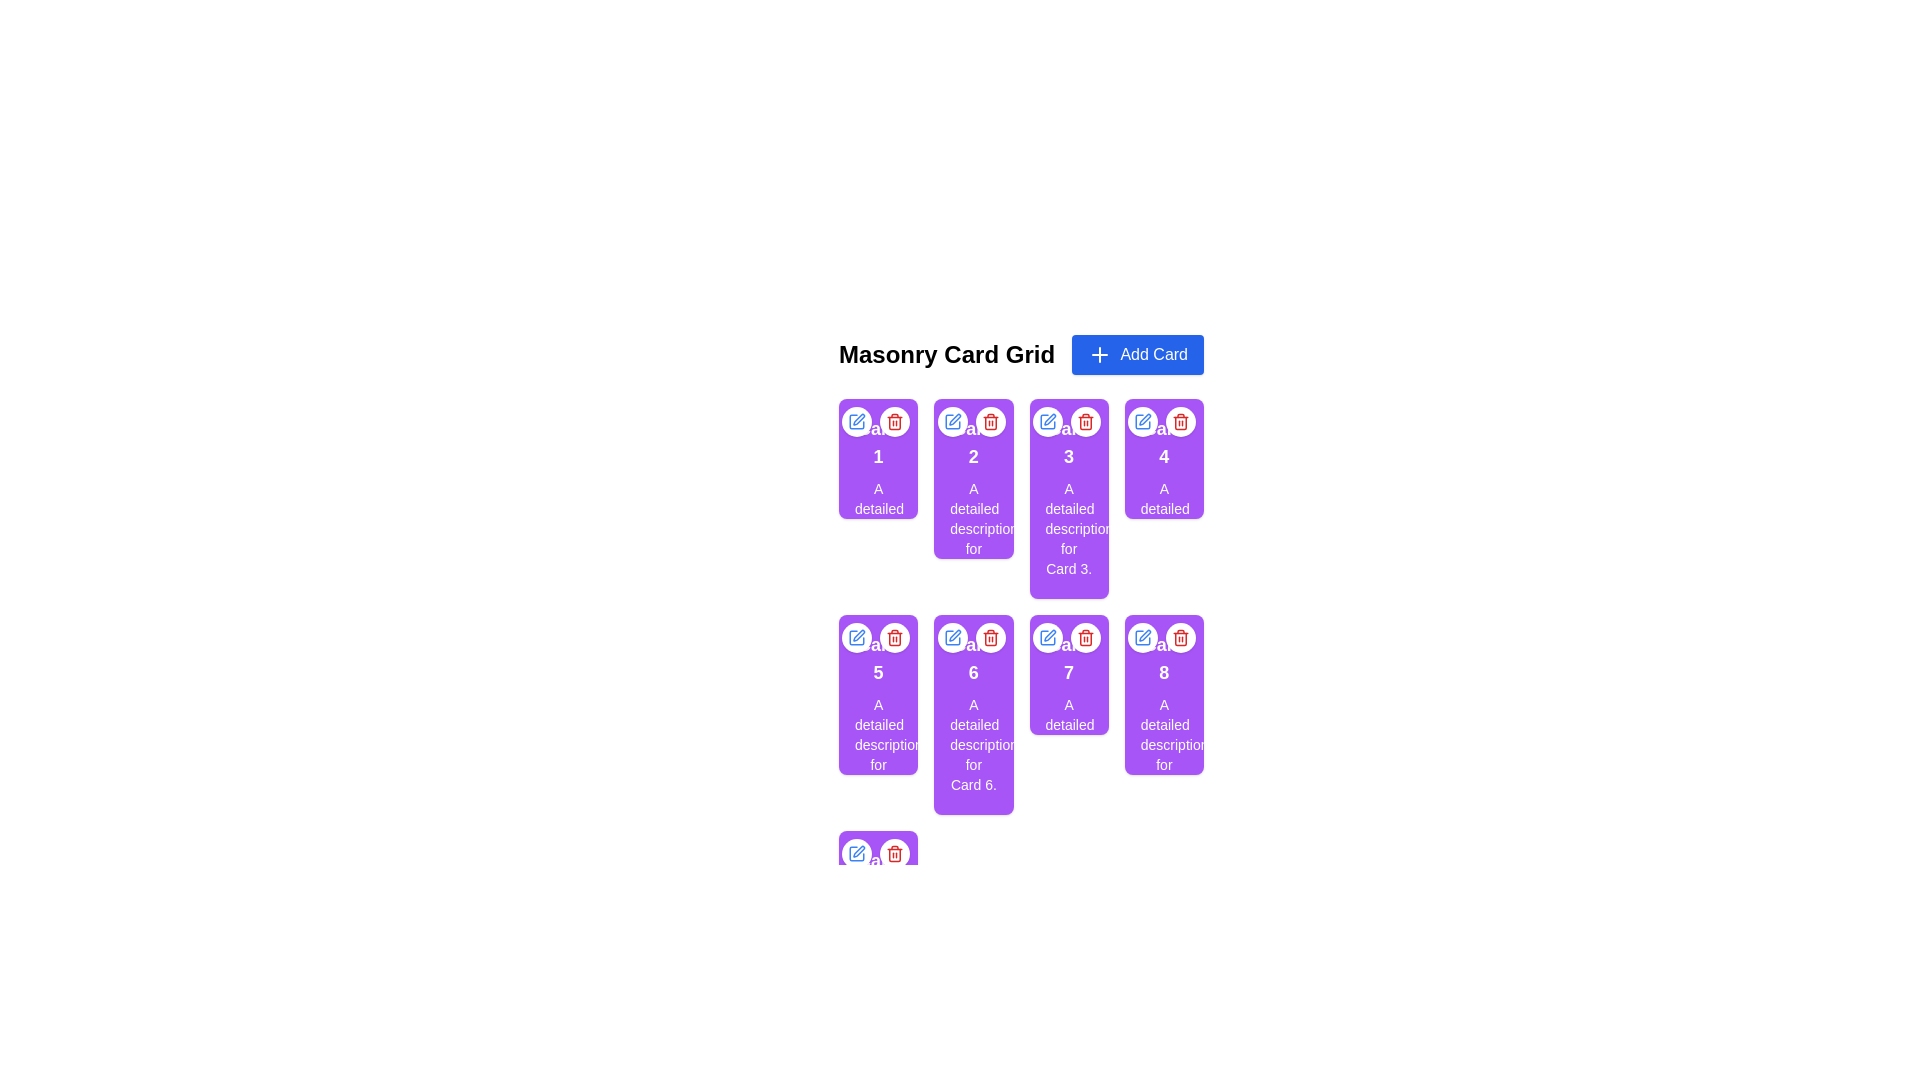 The height and width of the screenshot is (1080, 1920). I want to click on the blue pen icon located on the left button of the circular button group within the purple card labeled 'Card 3', so click(1065, 420).